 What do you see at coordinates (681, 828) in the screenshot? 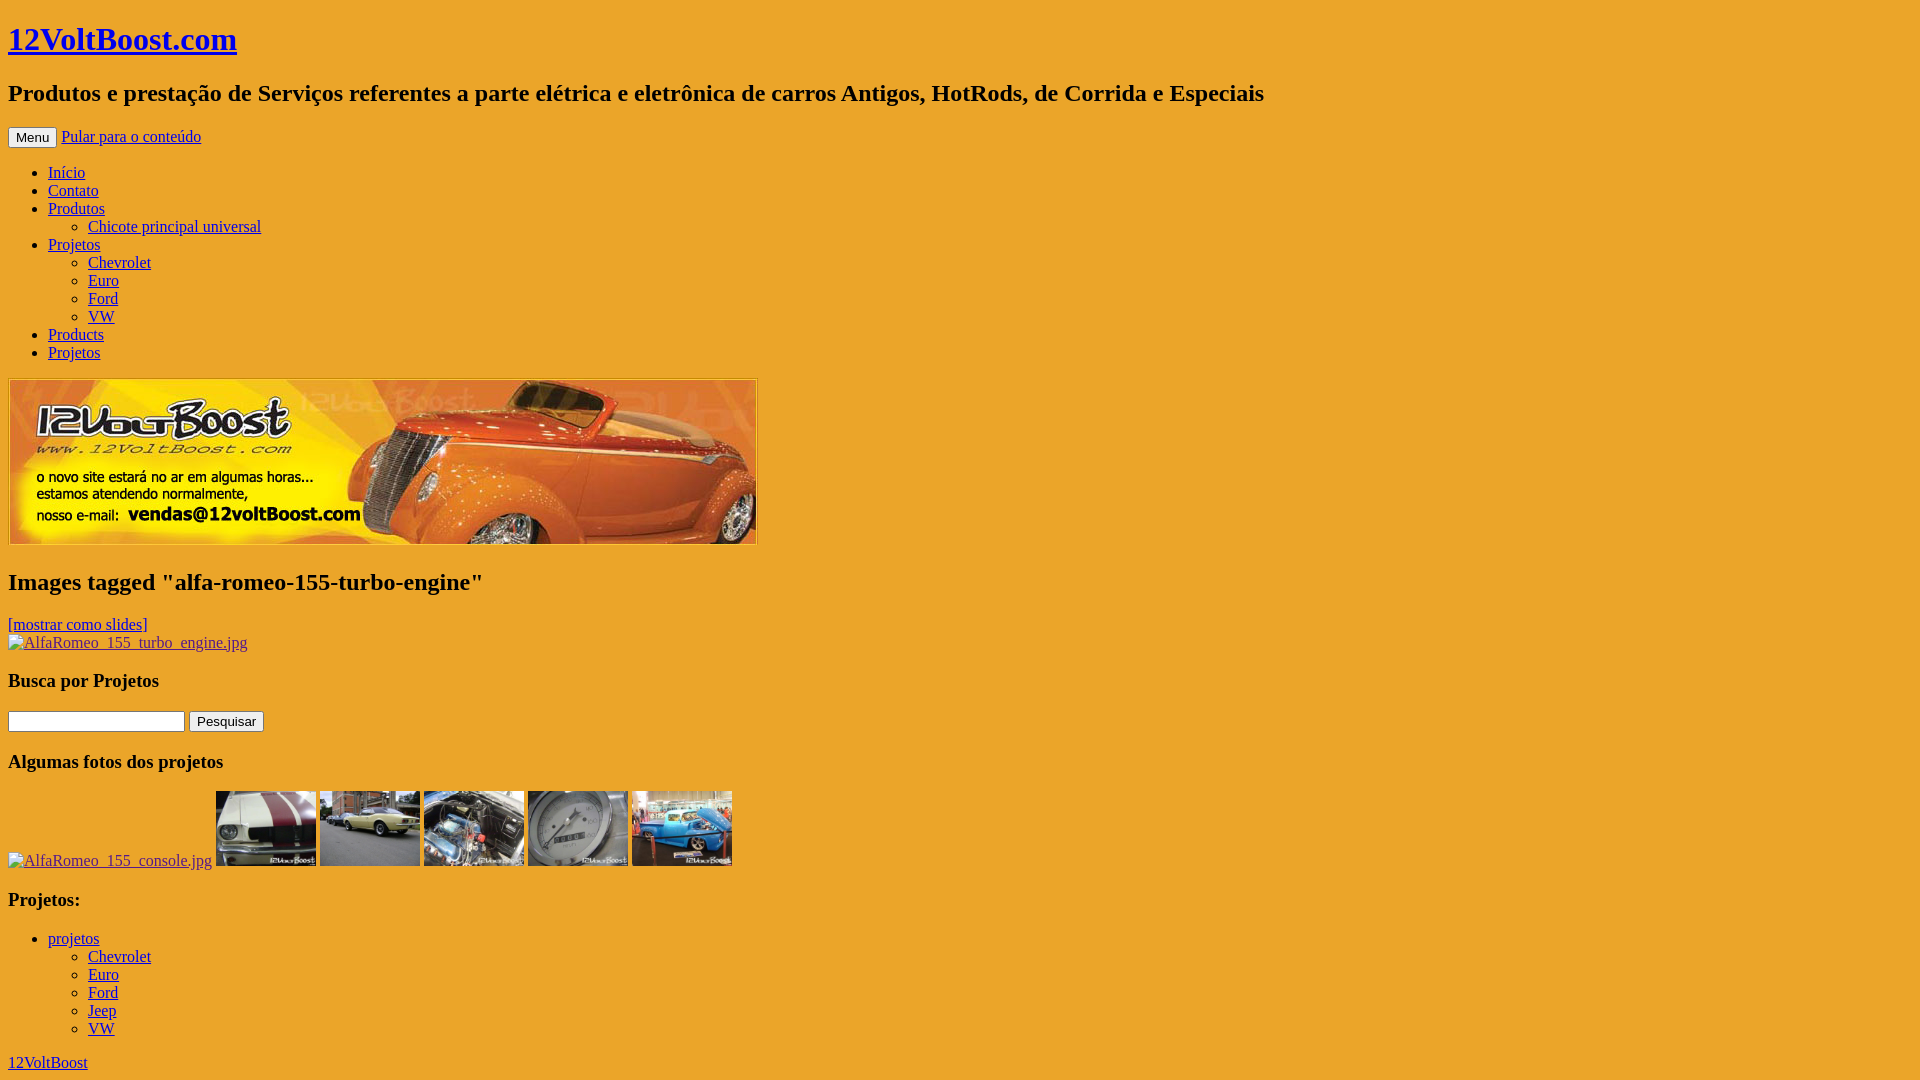
I see `'Ford_Truck_F100_XtremeMotorSports_2006_c.jpg'` at bounding box center [681, 828].